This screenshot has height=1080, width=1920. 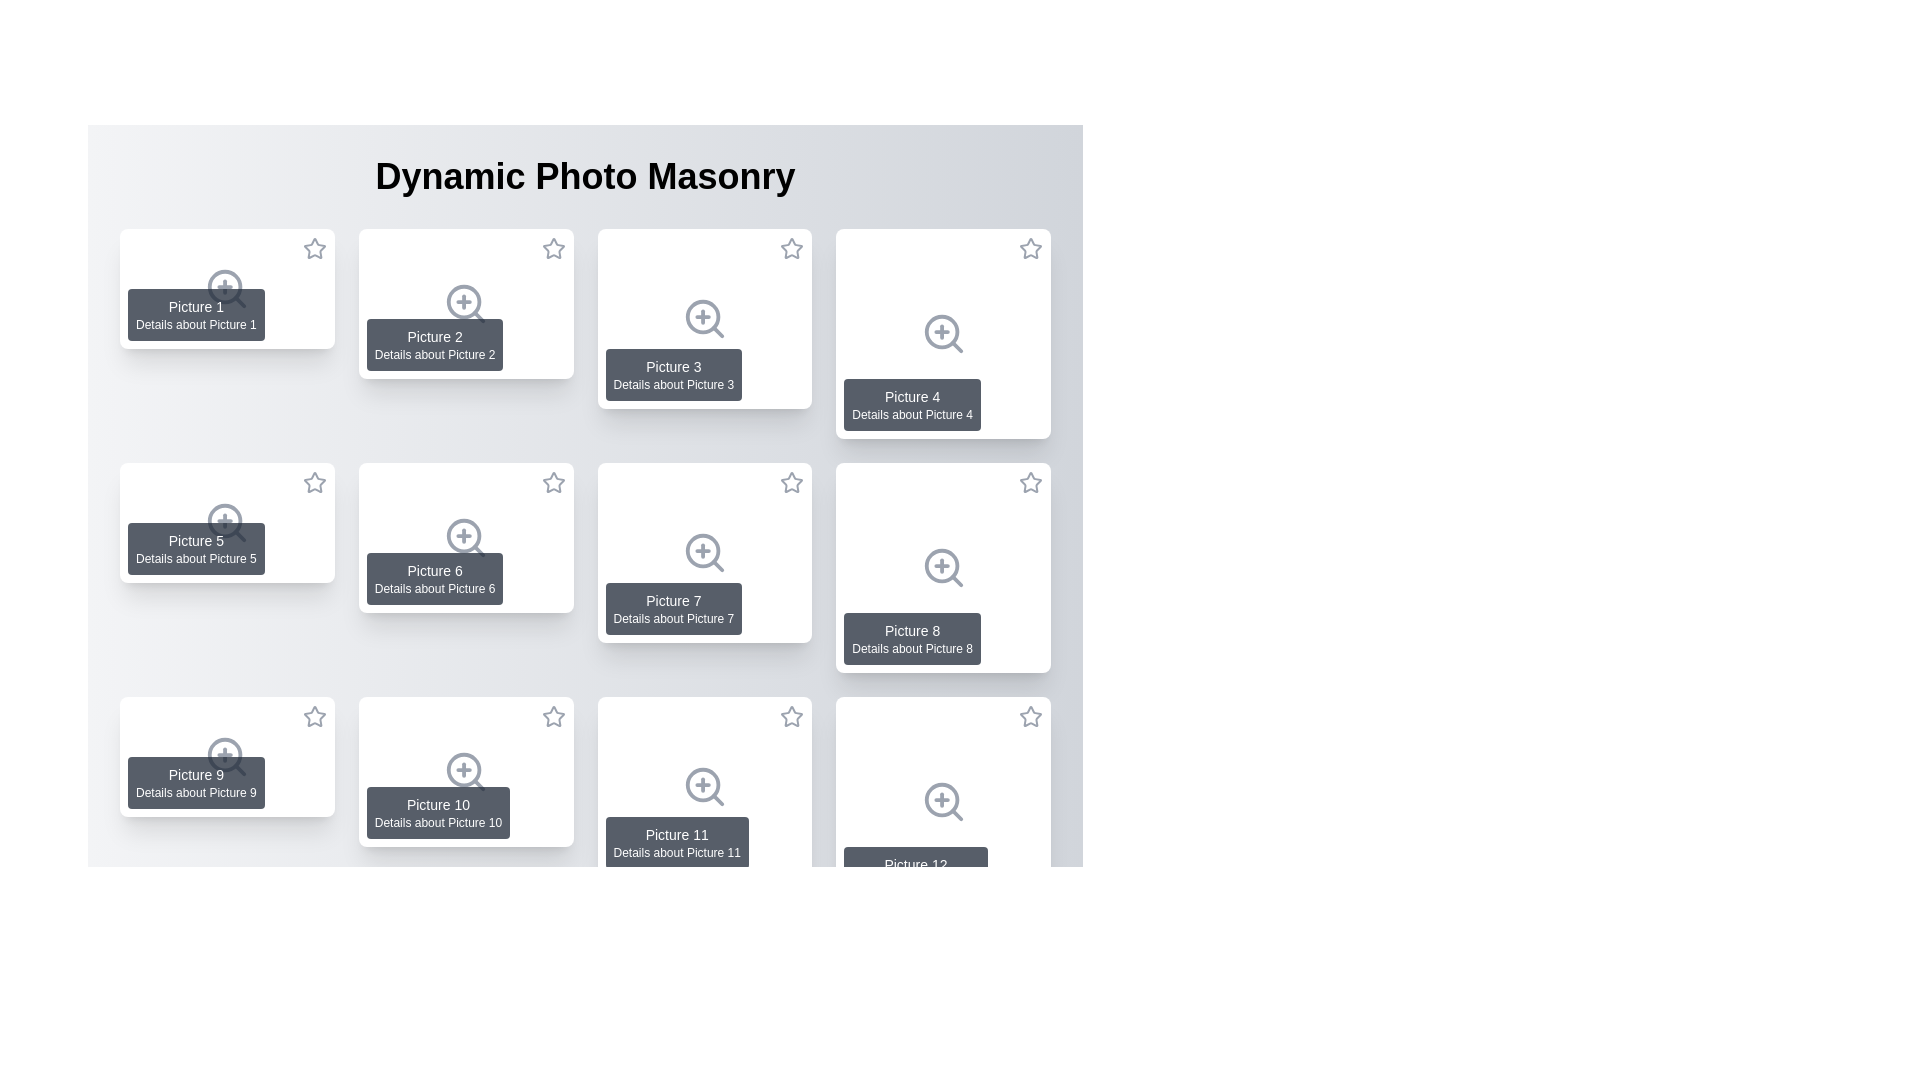 I want to click on the Card element representing an item in the gallery layout, located in the thirteenth position of the grid in the bottom-left quadrant, so click(x=227, y=991).